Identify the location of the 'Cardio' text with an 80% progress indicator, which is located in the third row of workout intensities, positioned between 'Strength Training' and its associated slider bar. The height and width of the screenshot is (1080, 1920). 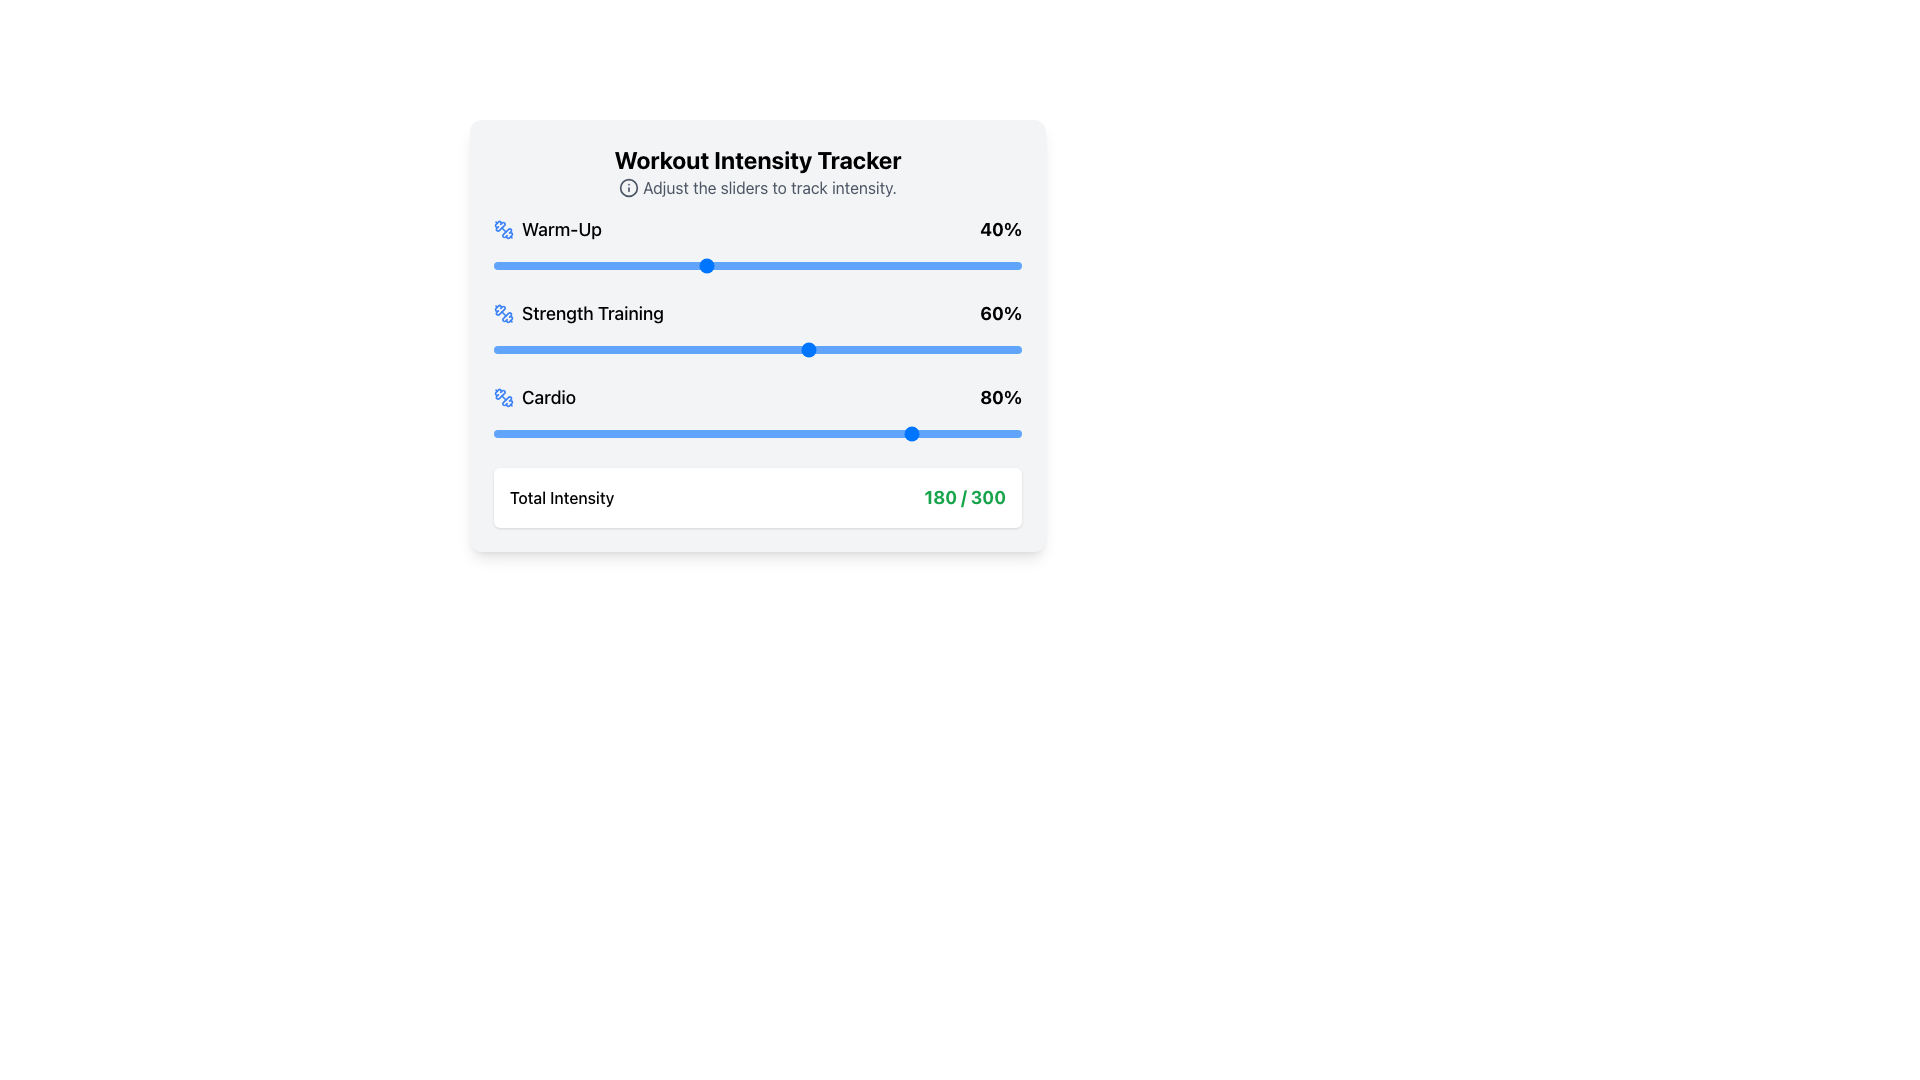
(757, 397).